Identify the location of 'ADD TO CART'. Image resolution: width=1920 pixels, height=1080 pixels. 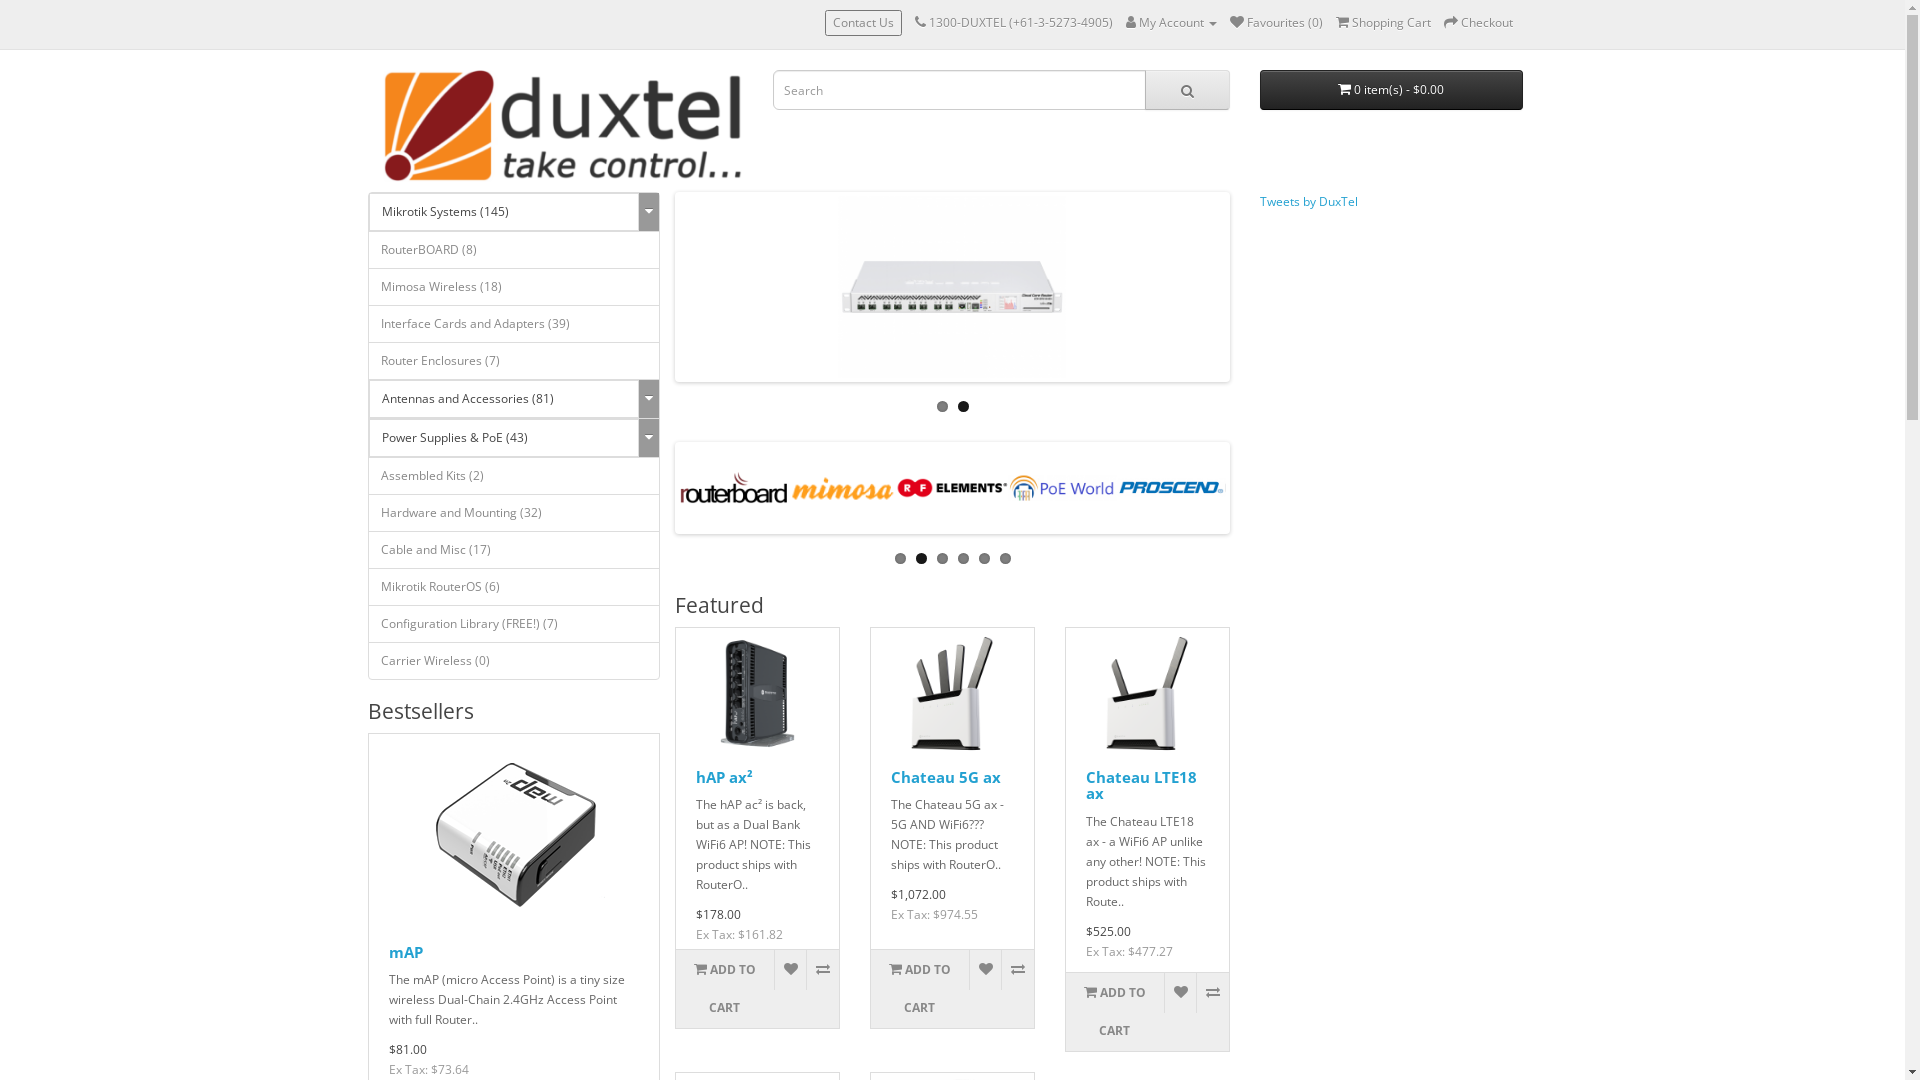
(723, 987).